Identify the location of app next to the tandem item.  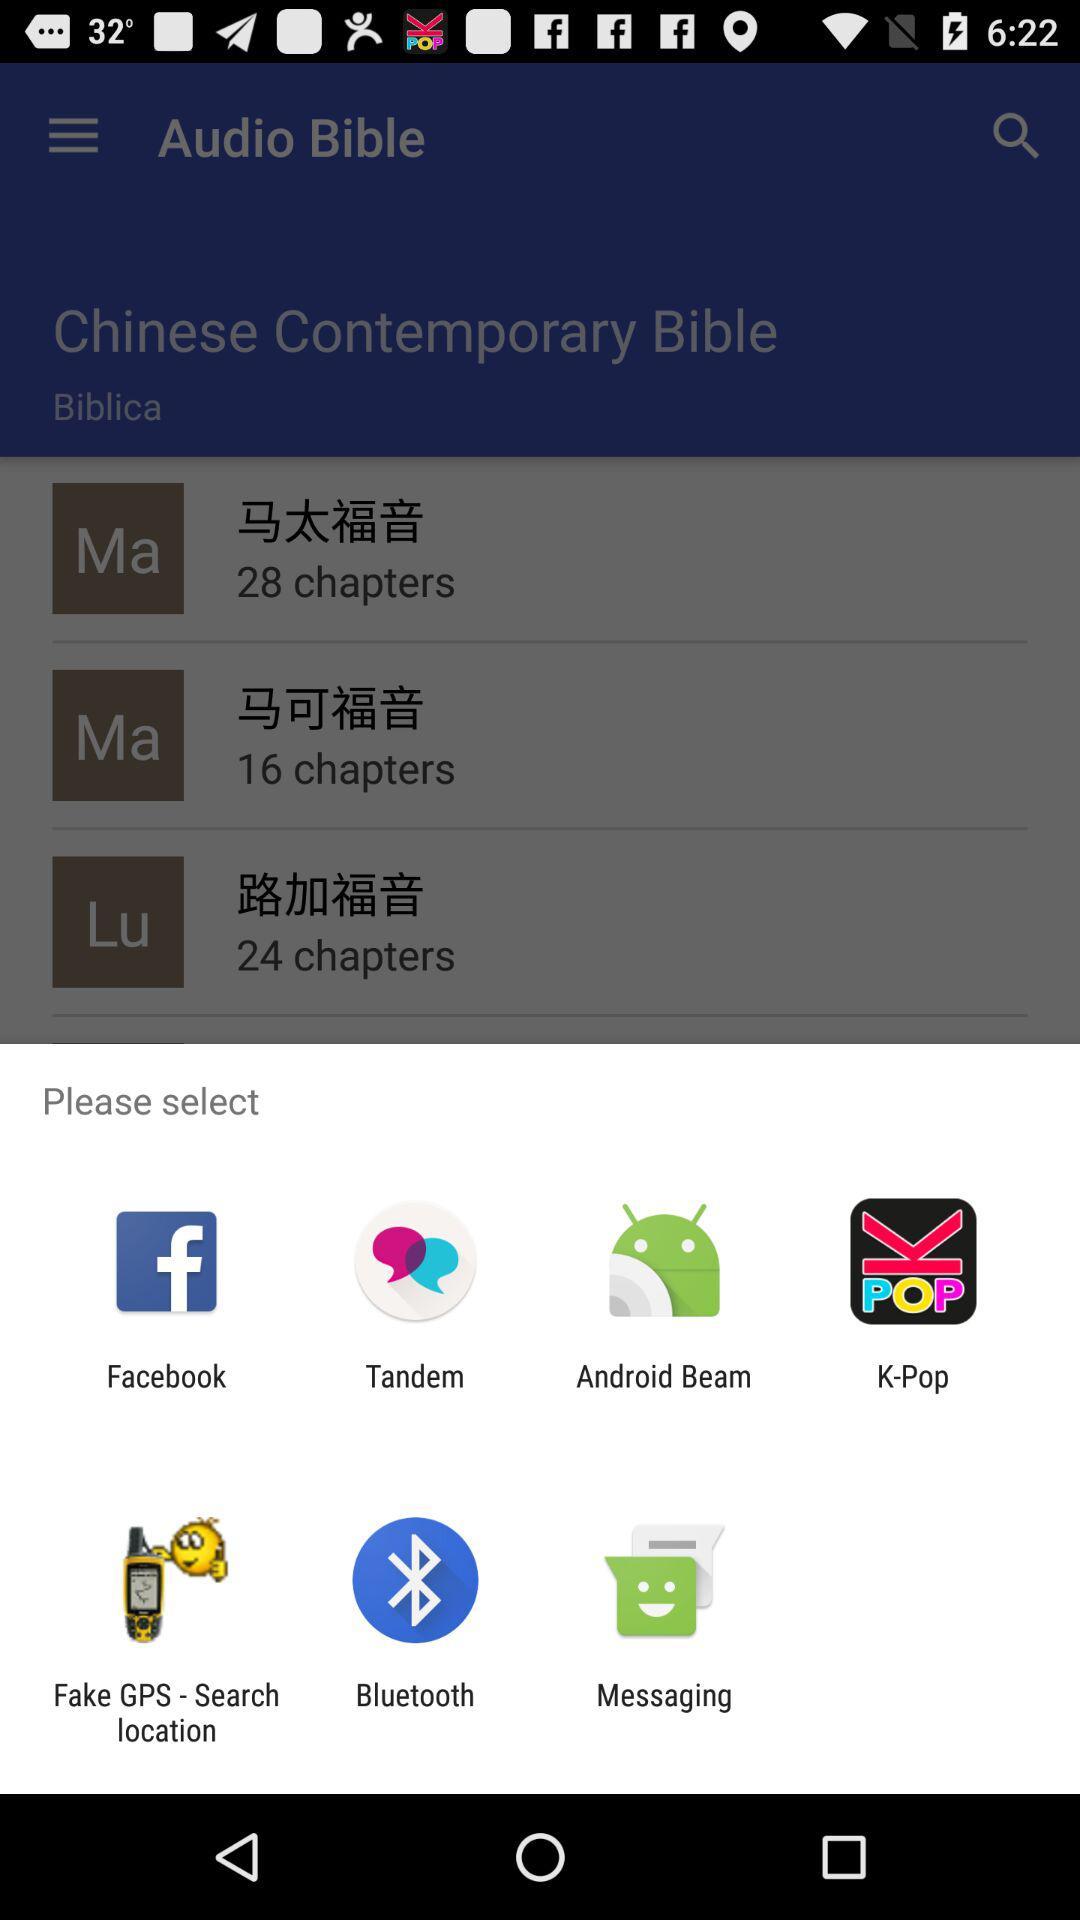
(664, 1392).